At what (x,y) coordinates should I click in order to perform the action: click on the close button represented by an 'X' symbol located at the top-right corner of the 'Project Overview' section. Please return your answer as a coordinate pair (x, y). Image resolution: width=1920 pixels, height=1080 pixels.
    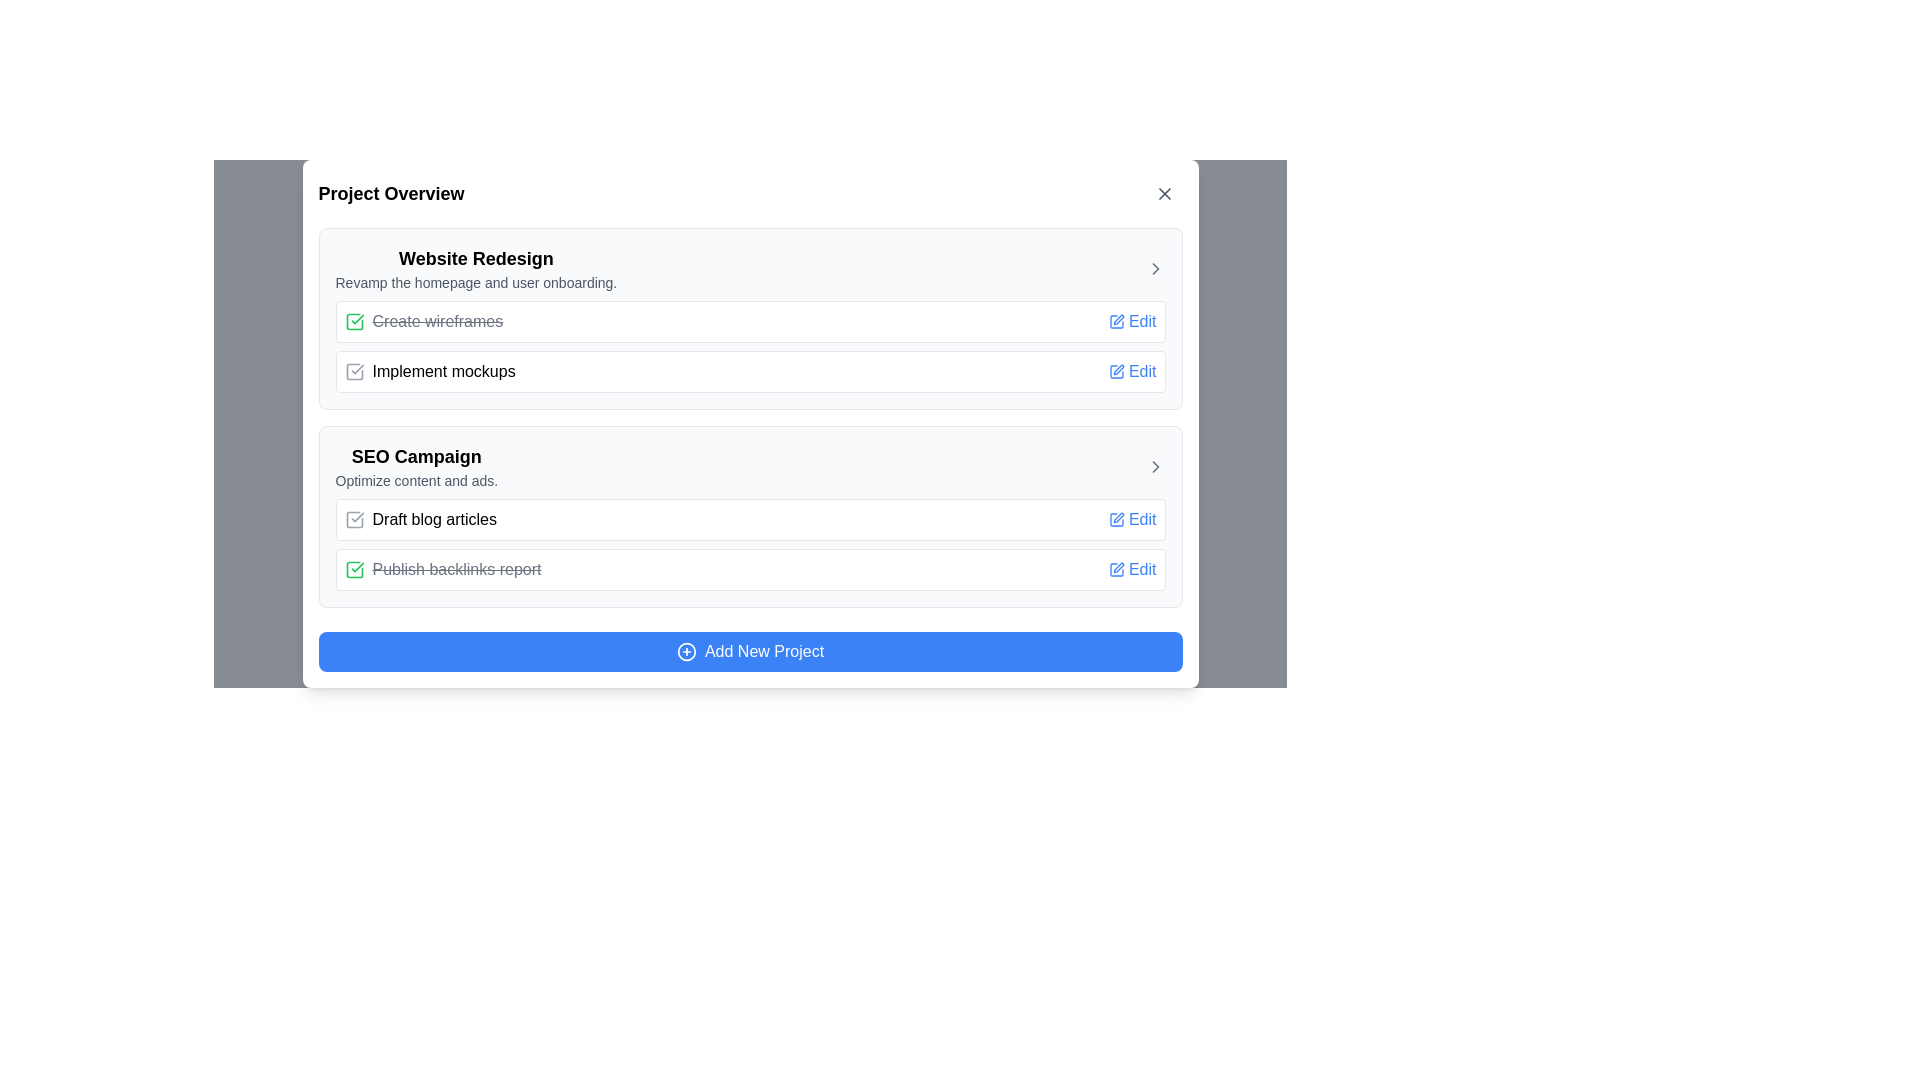
    Looking at the image, I should click on (1164, 193).